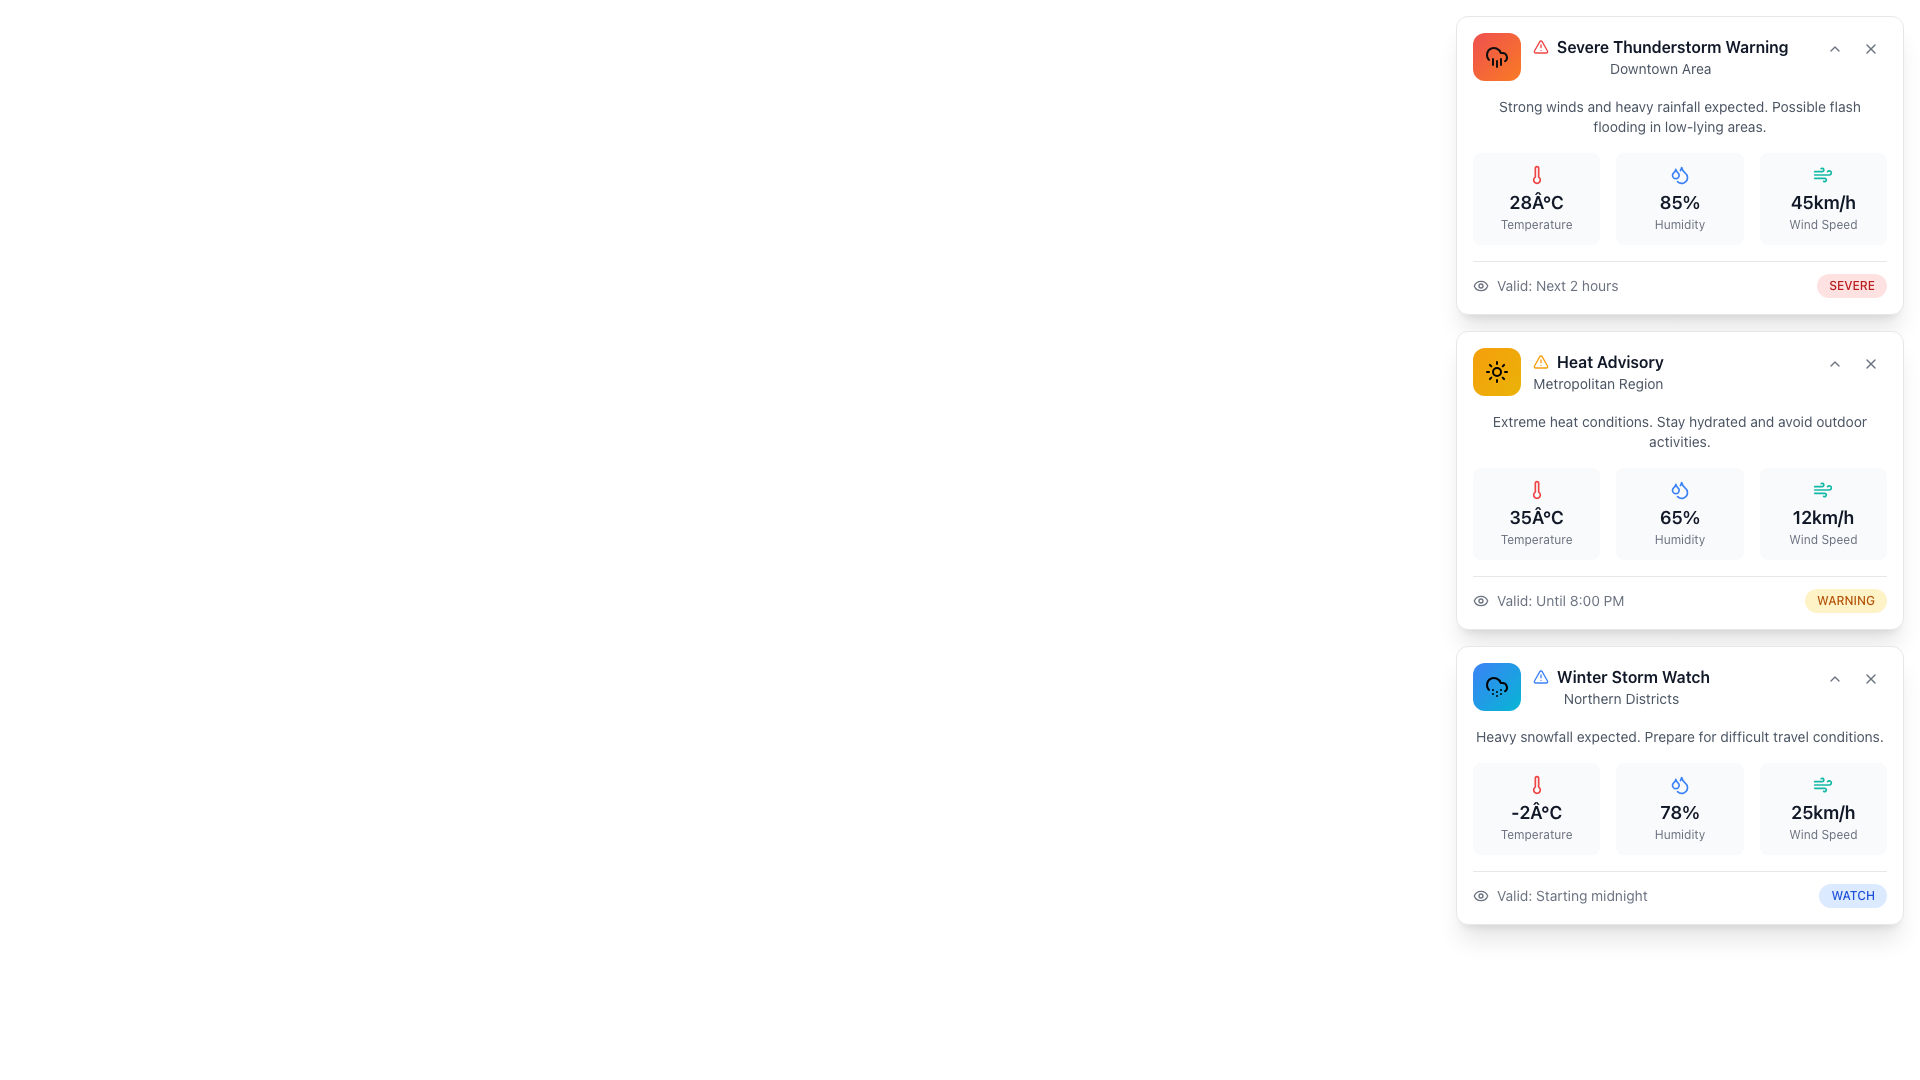 The image size is (1920, 1080). What do you see at coordinates (1660, 68) in the screenshot?
I see `context text label that displays 'Downtown Area', which is located below the main title 'Severe Thunderstorm Warning' in the weather warning section` at bounding box center [1660, 68].